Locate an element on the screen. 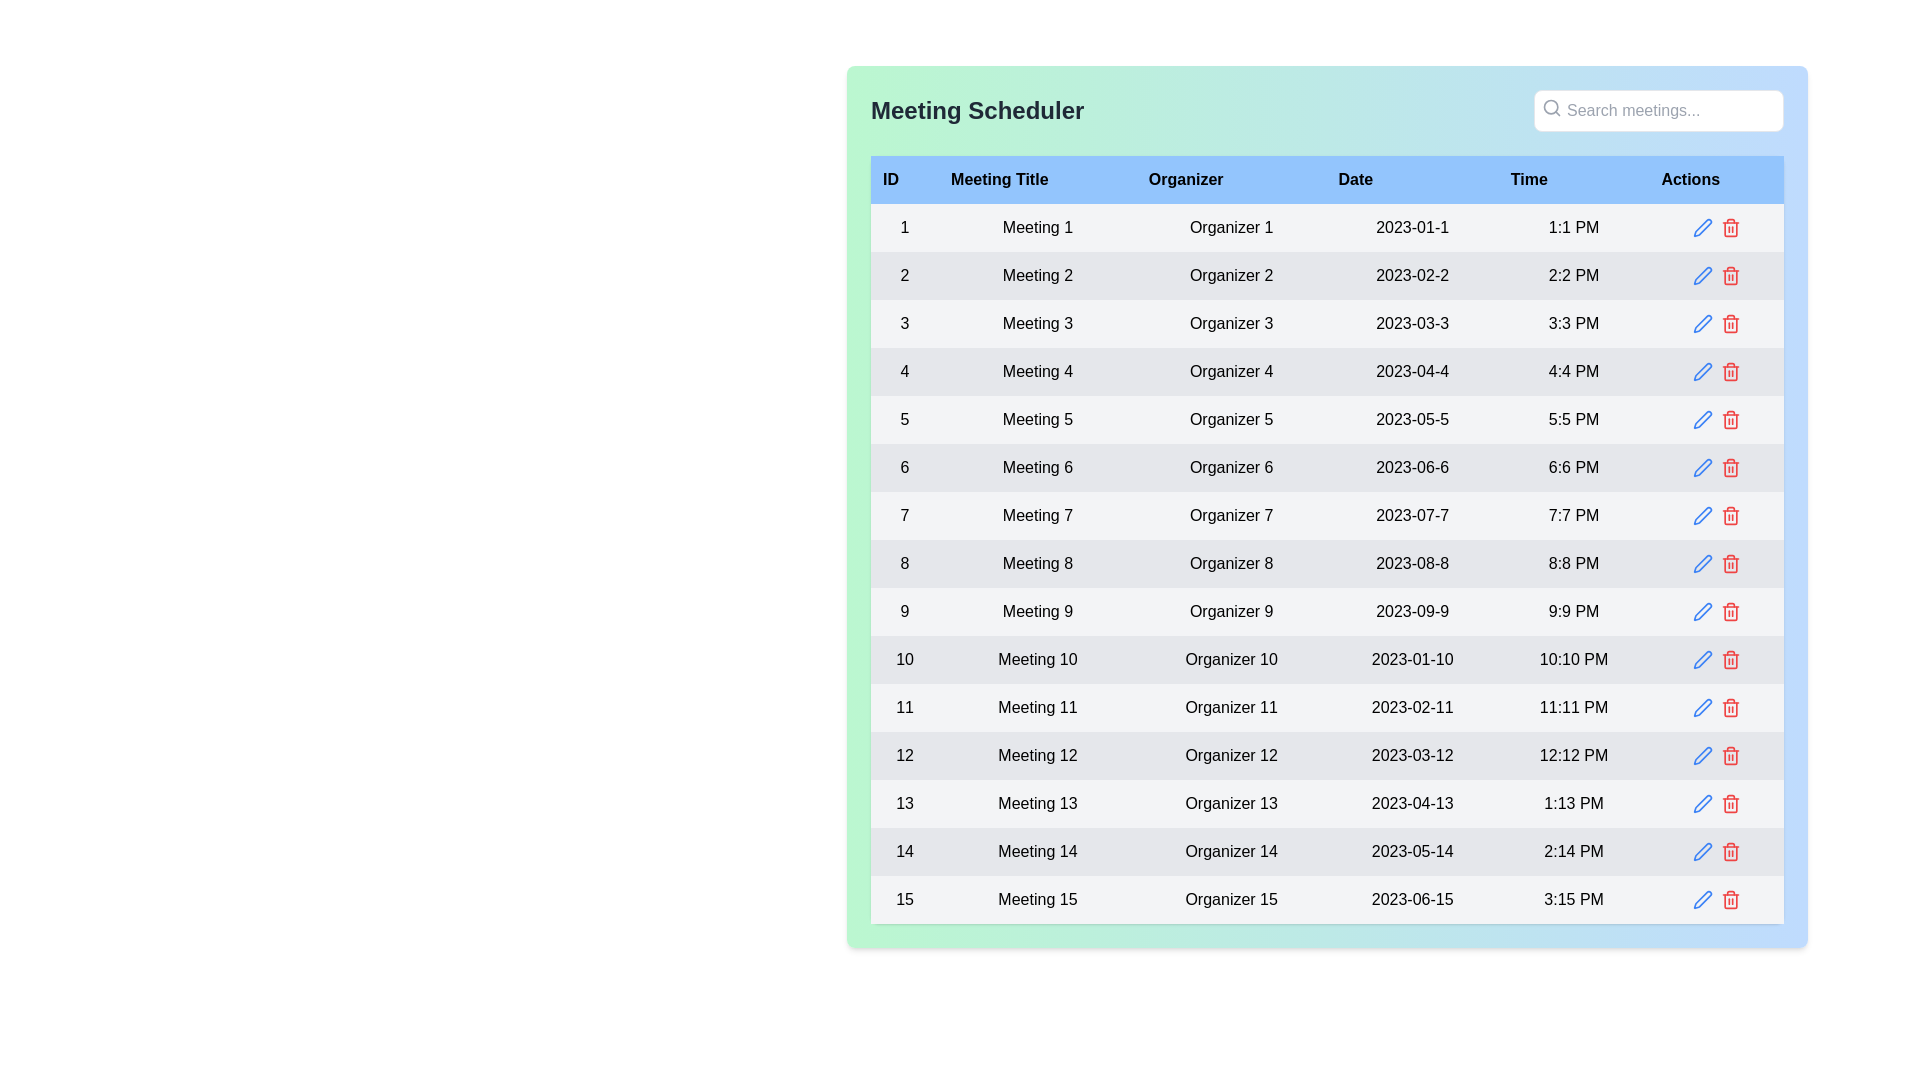 This screenshot has height=1080, width=1920. the text label displaying 'Meeting 10' in the 'Meeting Title' column of the row labeled with ID '10' is located at coordinates (1037, 659).